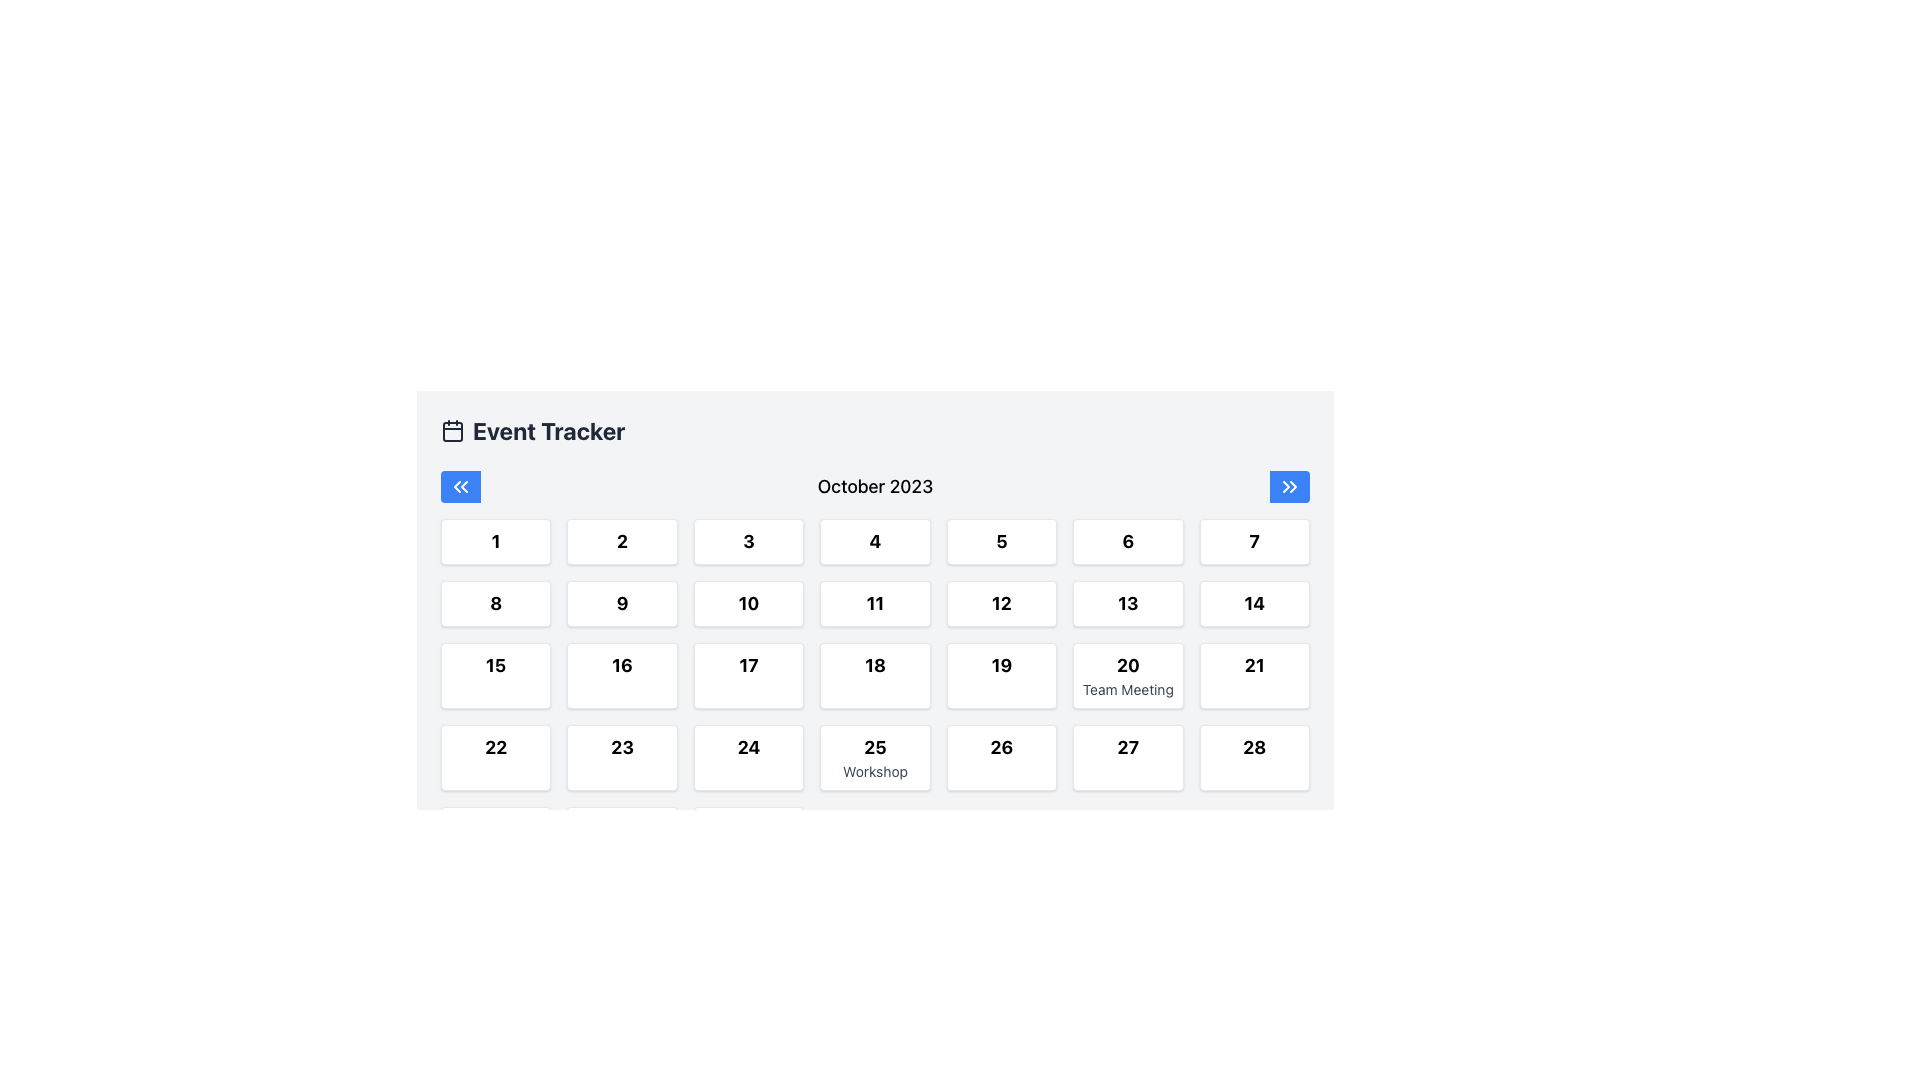 The image size is (1920, 1080). I want to click on the button displaying the number '26', so click(1001, 748).